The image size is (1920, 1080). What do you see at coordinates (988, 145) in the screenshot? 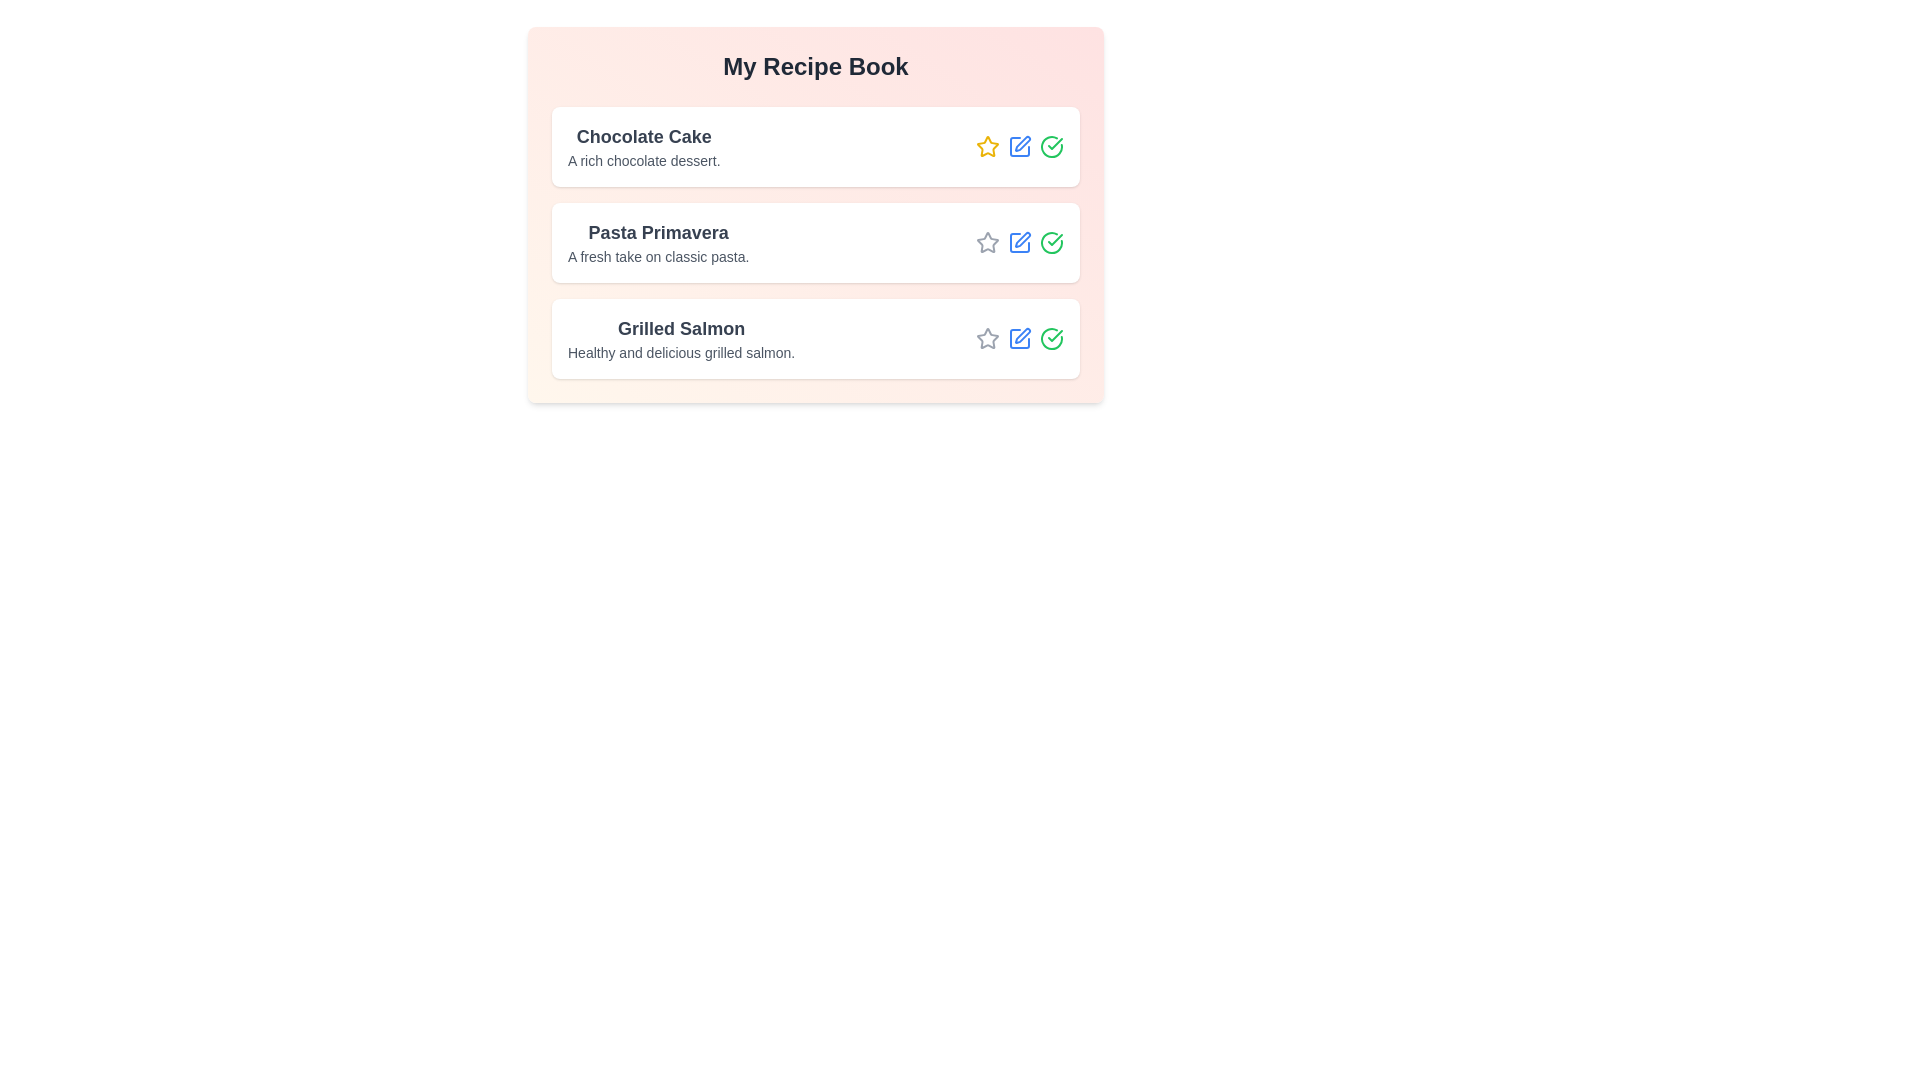
I see `the star icon of the recipe titled 'Chocolate Cake' to toggle its favorite status` at bounding box center [988, 145].